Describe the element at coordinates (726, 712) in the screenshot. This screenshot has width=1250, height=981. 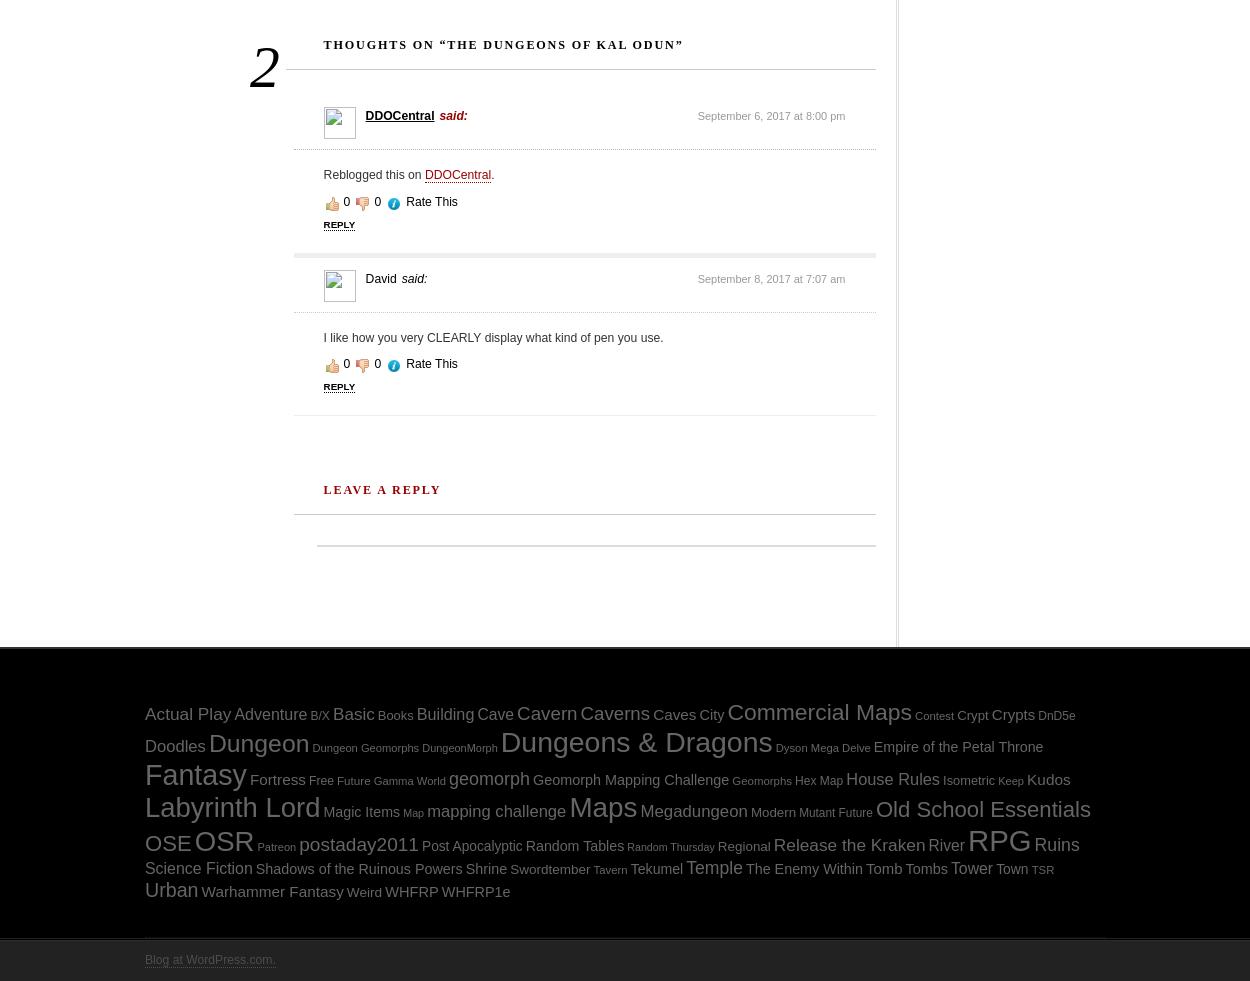
I see `'Commercial Maps'` at that location.